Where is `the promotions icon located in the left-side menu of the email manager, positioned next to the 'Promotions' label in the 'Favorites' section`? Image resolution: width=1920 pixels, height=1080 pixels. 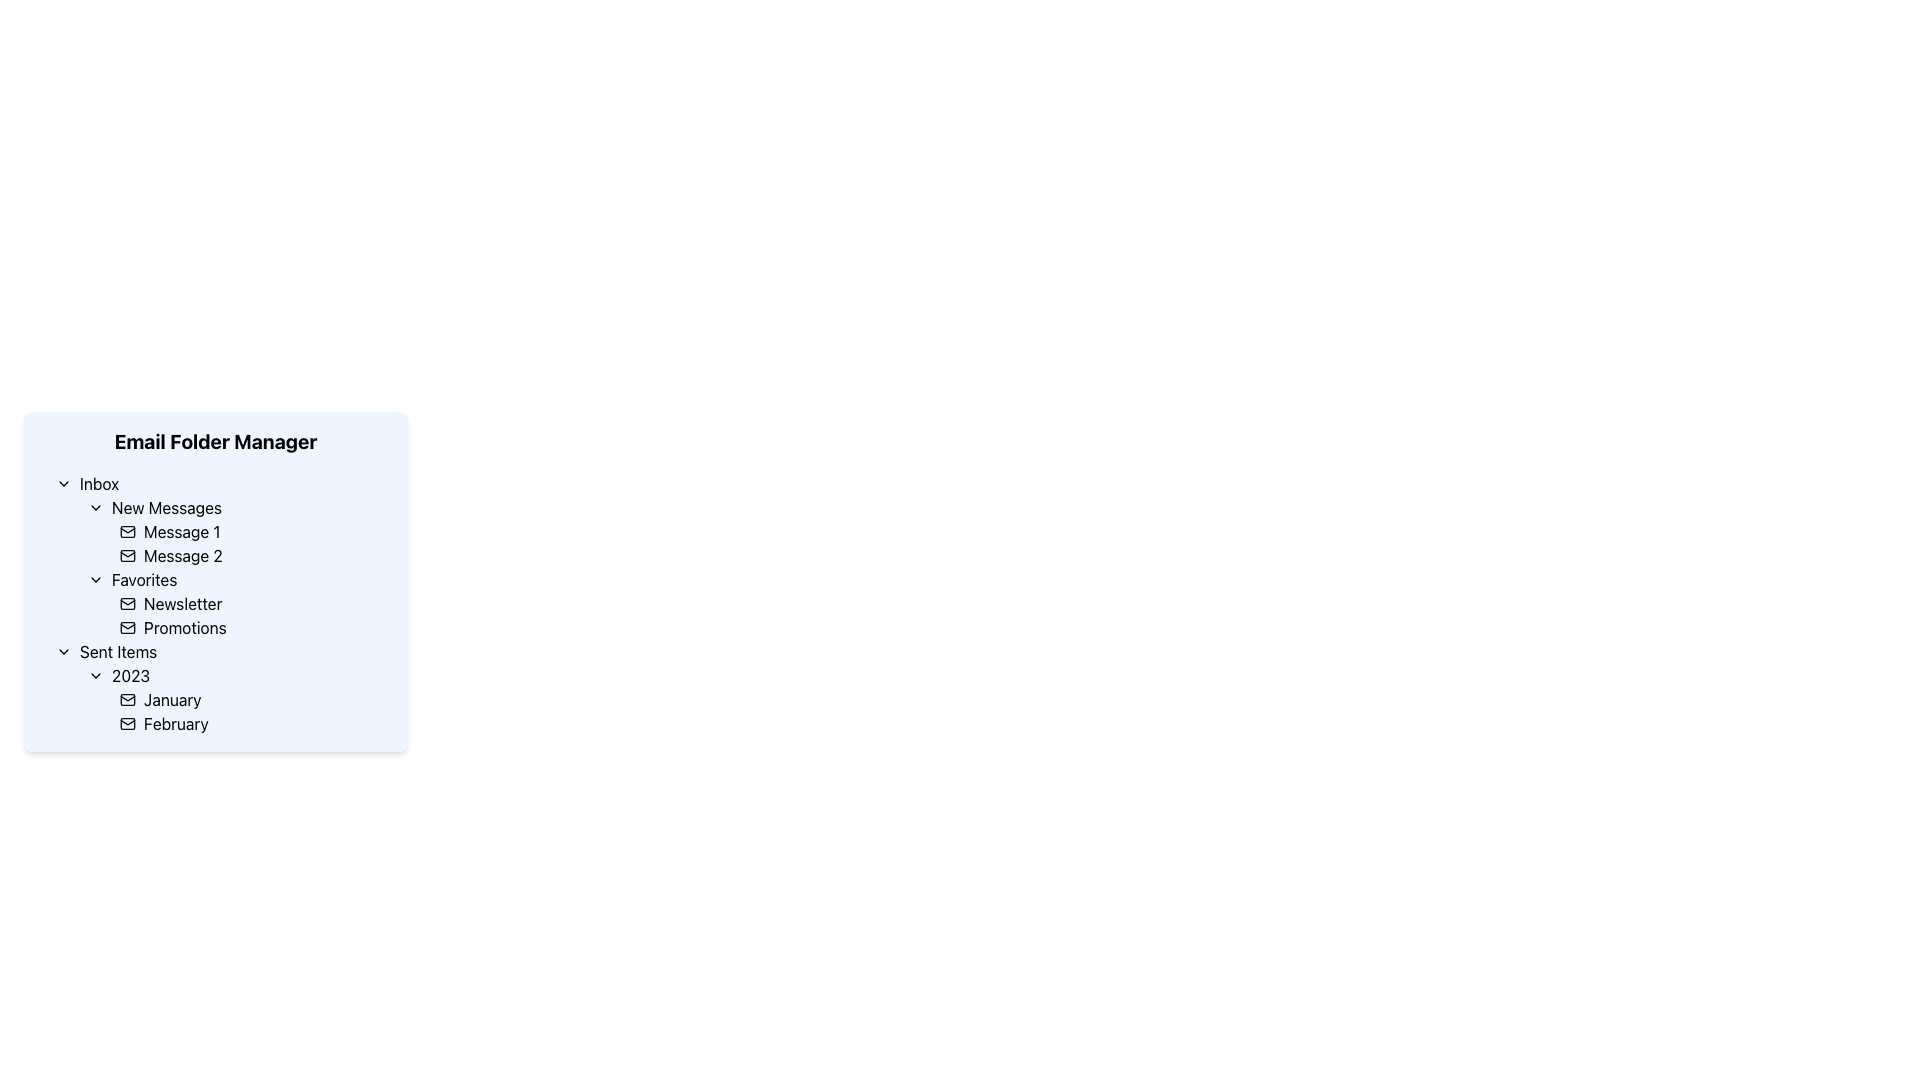
the promotions icon located in the left-side menu of the email manager, positioned next to the 'Promotions' label in the 'Favorites' section is located at coordinates (127, 627).